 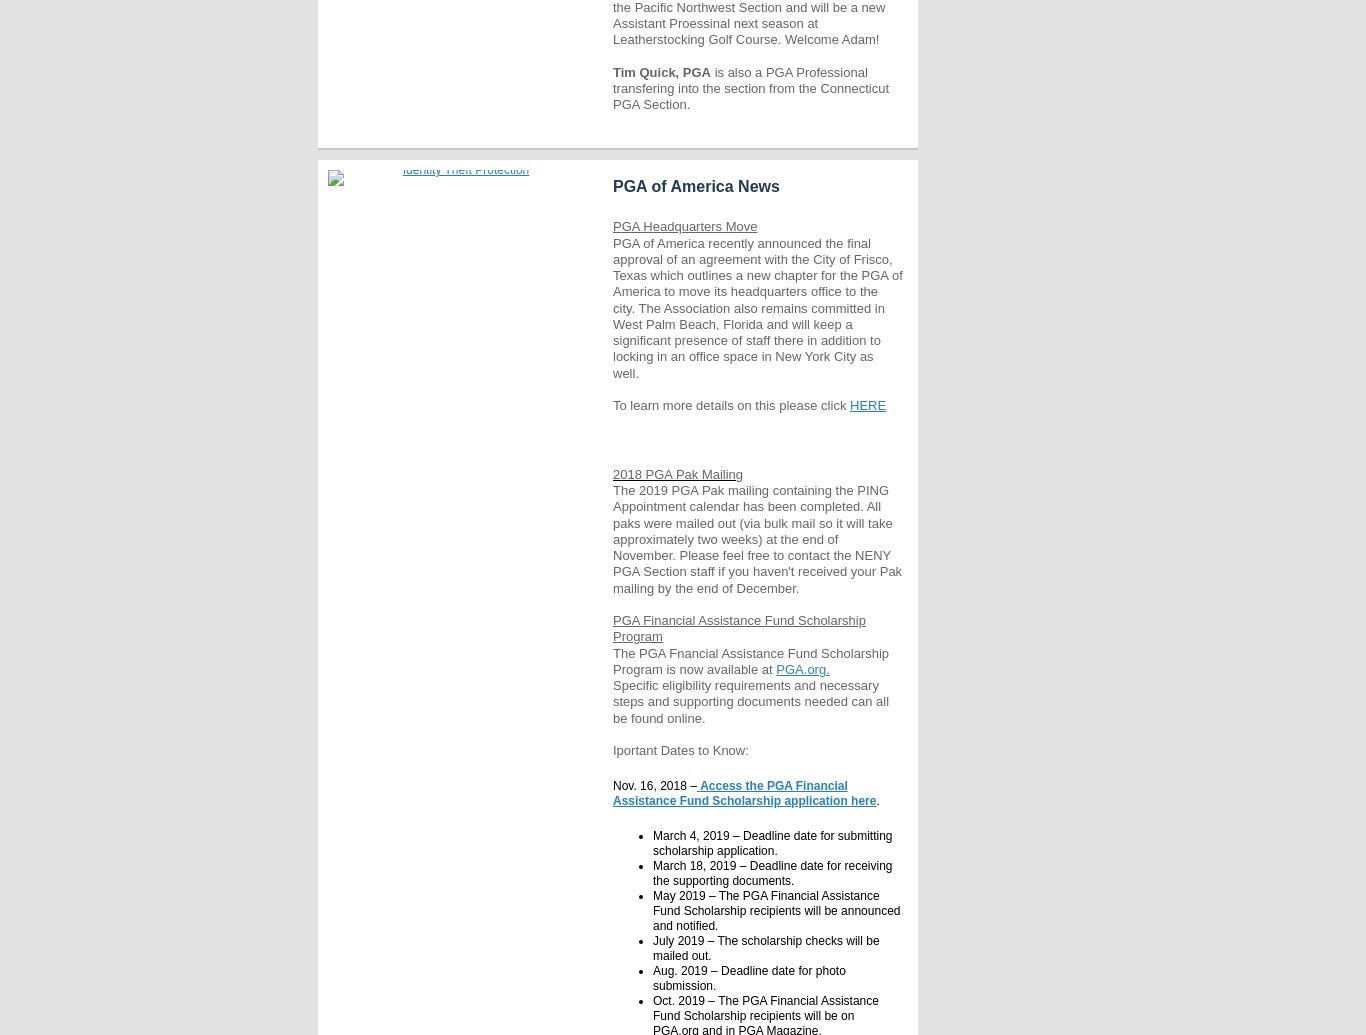 What do you see at coordinates (757, 538) in the screenshot?
I see `'The 2019 PGA Pak mailing containing the PING Appointment calendar has been completed. All paks were mailed out (via bulk mail so it will take approximately two weeks) at the end of November. Please feel free to contact the NENY PGA Section staff if you haven't received your  Pak mailing by the end of December.'` at bounding box center [757, 538].